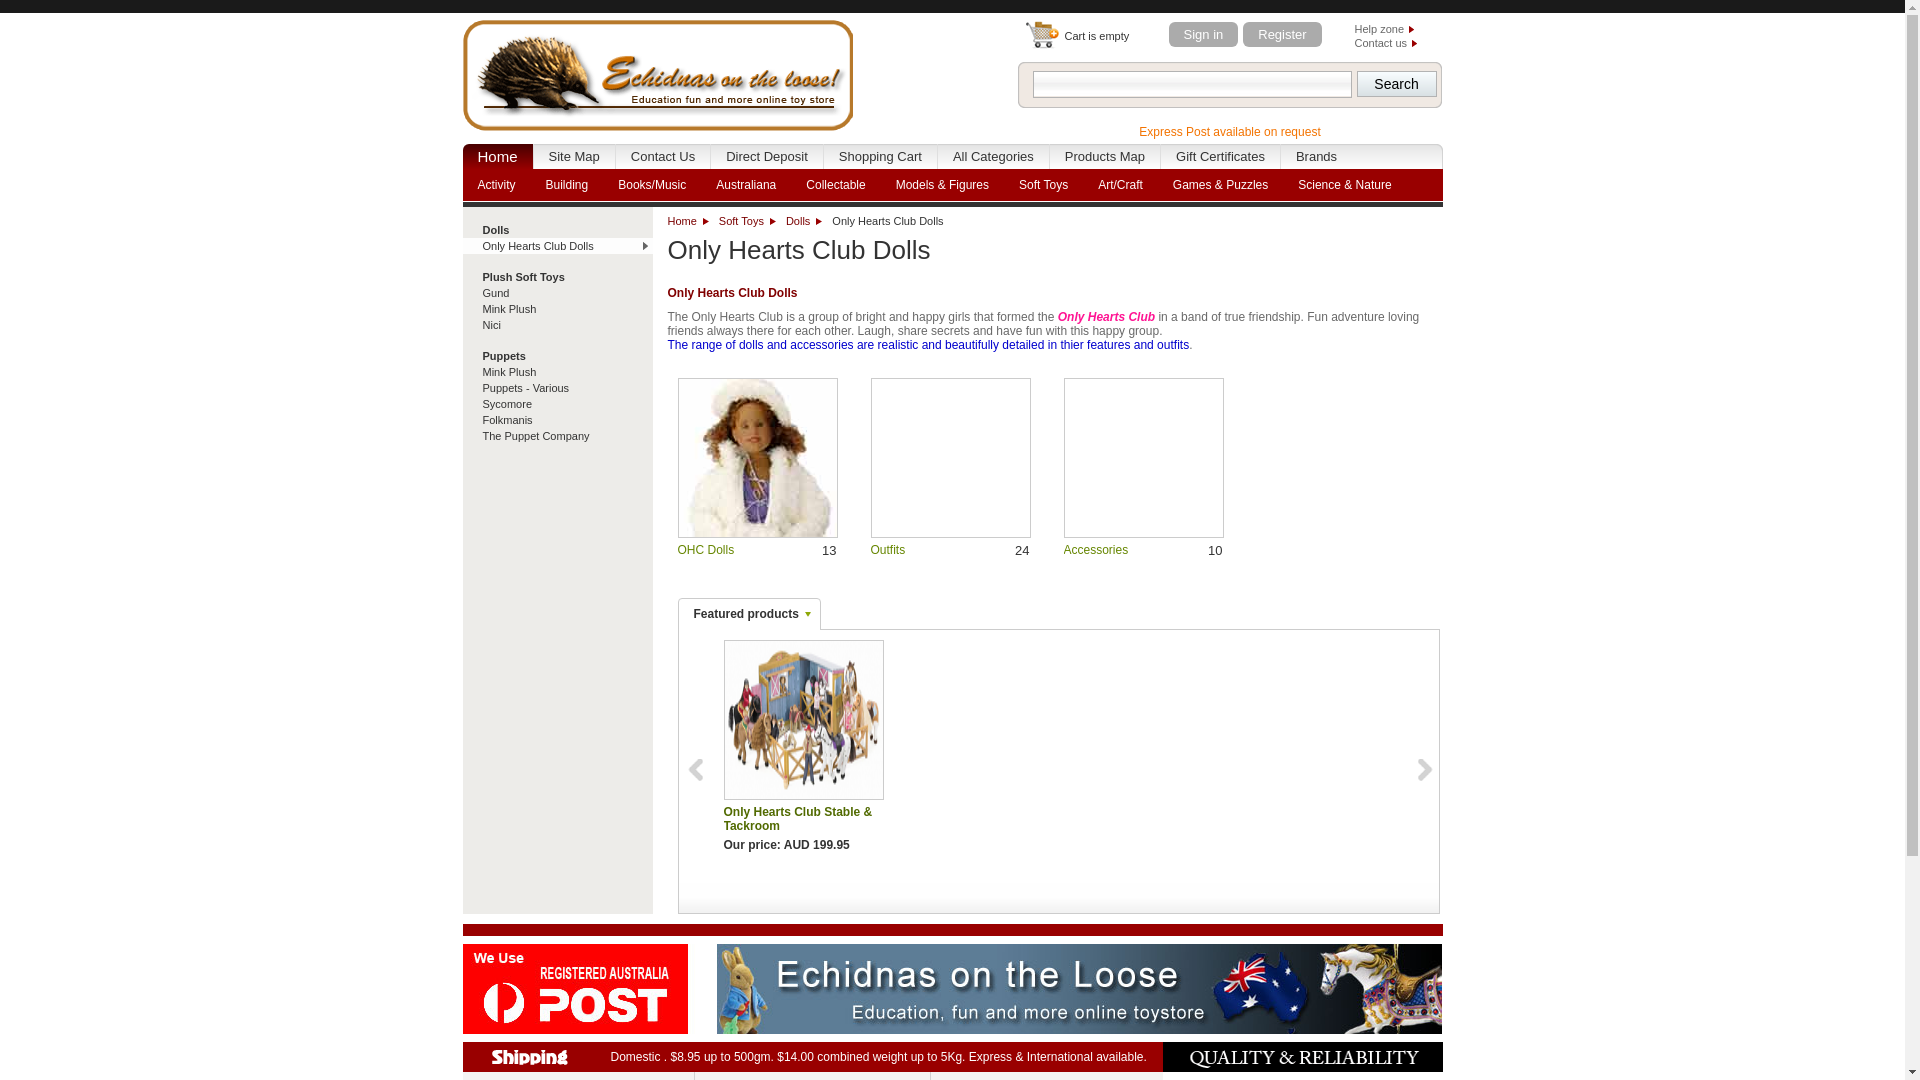 This screenshot has width=1920, height=1080. What do you see at coordinates (766, 155) in the screenshot?
I see `'Direct Deposit'` at bounding box center [766, 155].